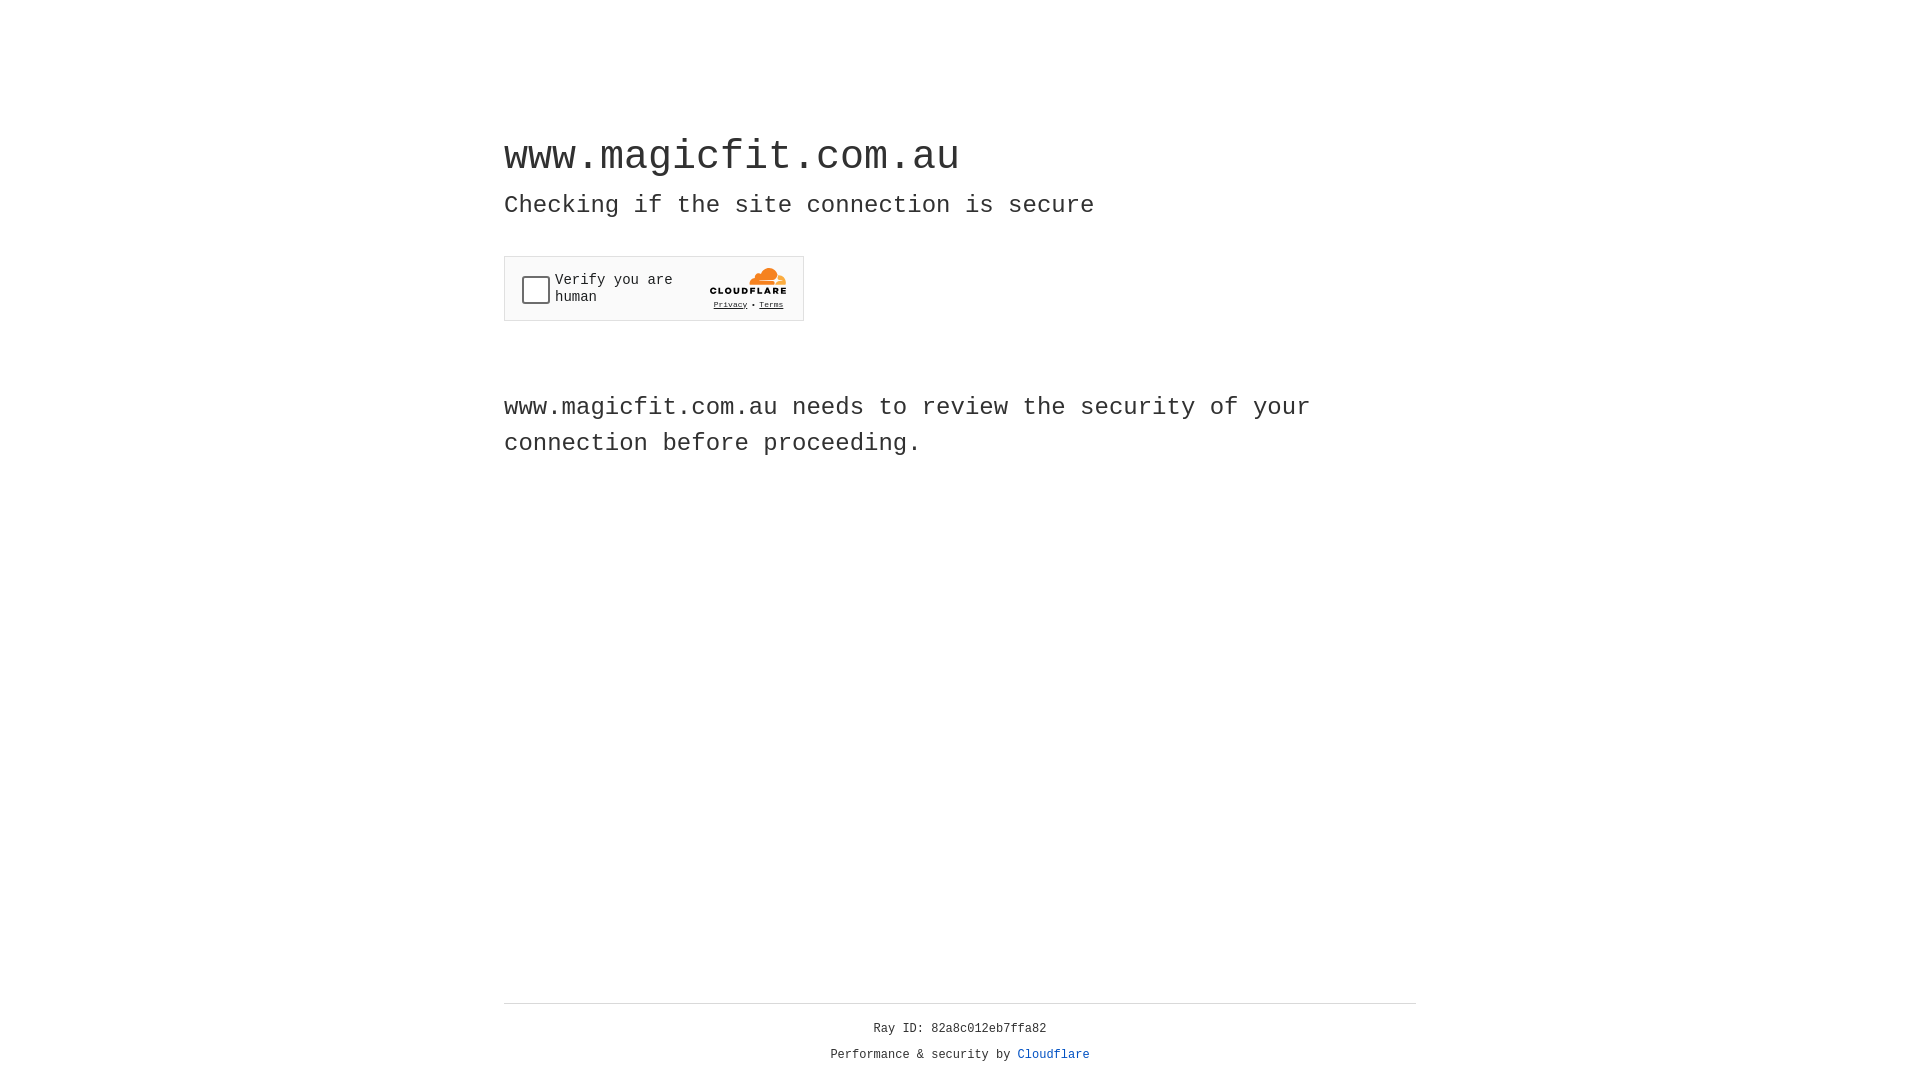 This screenshot has width=1920, height=1080. I want to click on 'Cloudflare', so click(1017, 1054).